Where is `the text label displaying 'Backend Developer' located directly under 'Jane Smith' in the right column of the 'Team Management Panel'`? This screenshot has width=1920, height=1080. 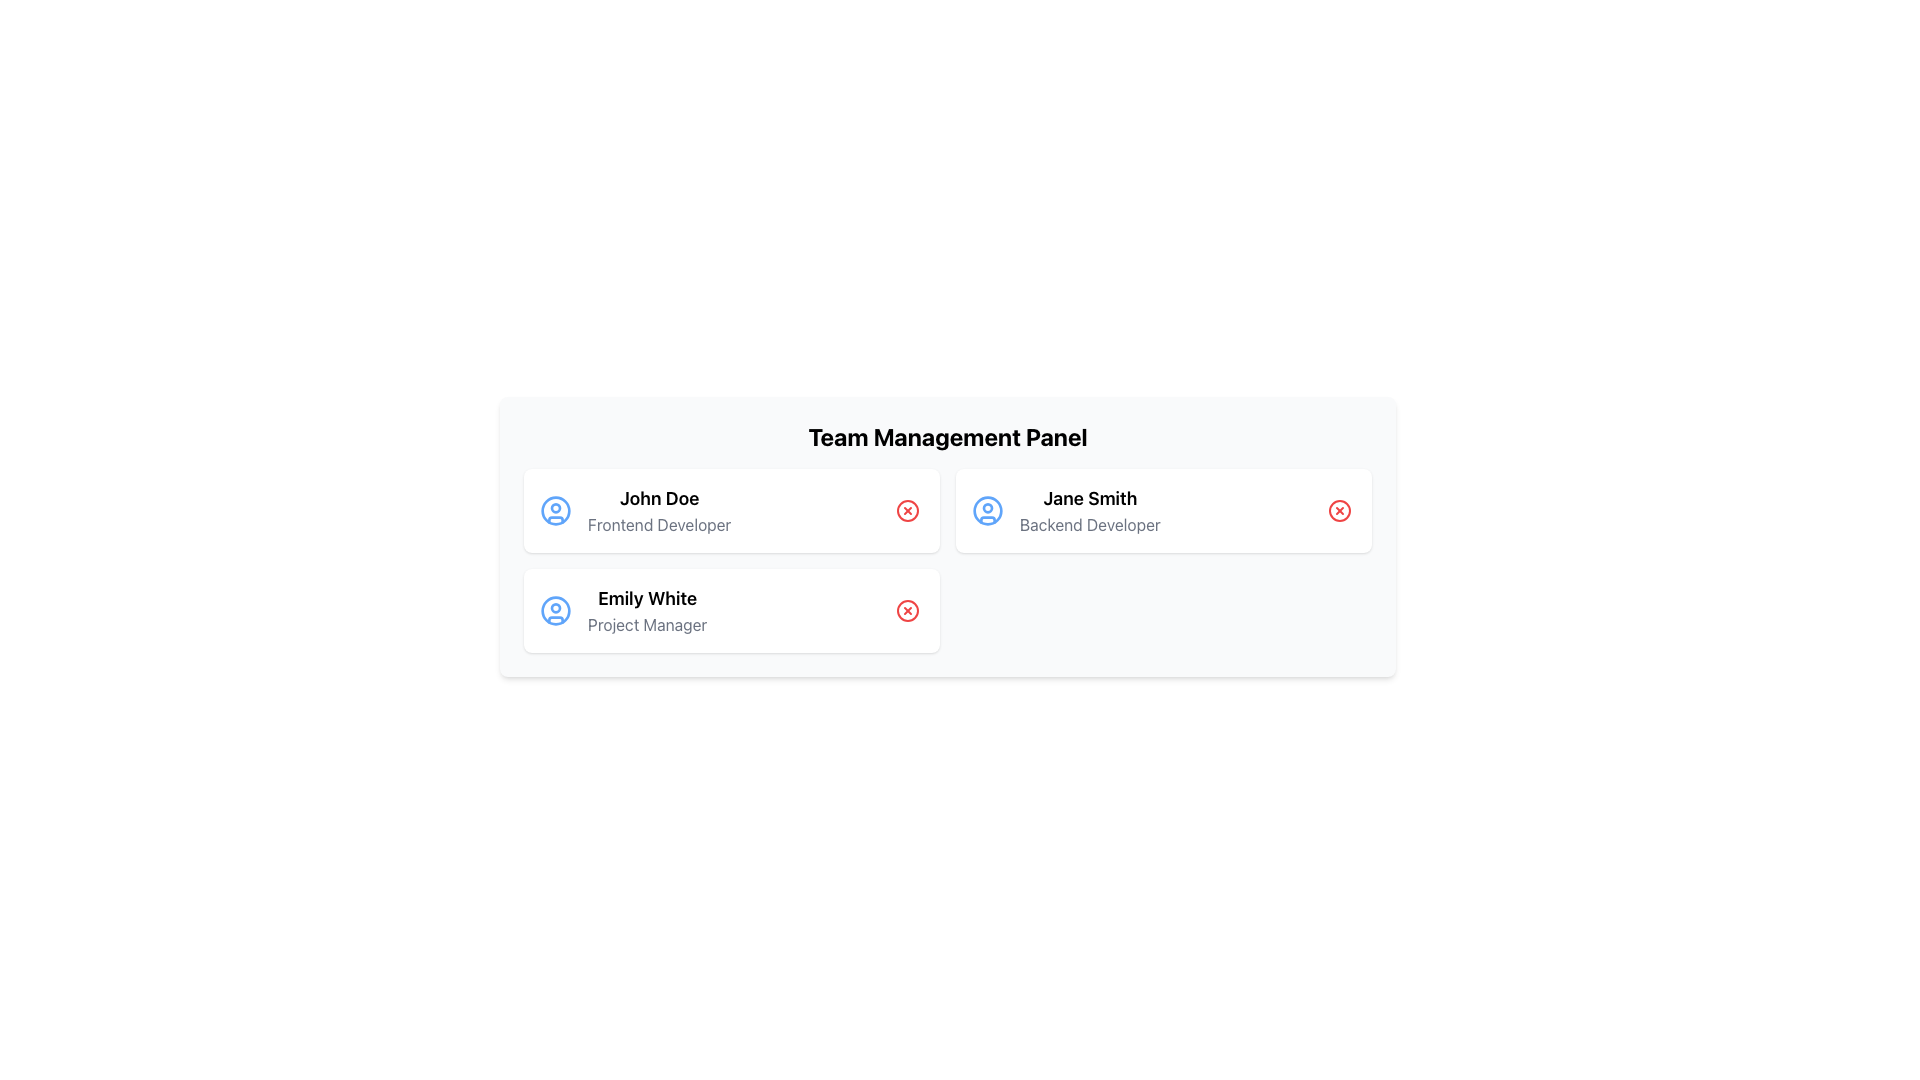
the text label displaying 'Backend Developer' located directly under 'Jane Smith' in the right column of the 'Team Management Panel' is located at coordinates (1089, 523).